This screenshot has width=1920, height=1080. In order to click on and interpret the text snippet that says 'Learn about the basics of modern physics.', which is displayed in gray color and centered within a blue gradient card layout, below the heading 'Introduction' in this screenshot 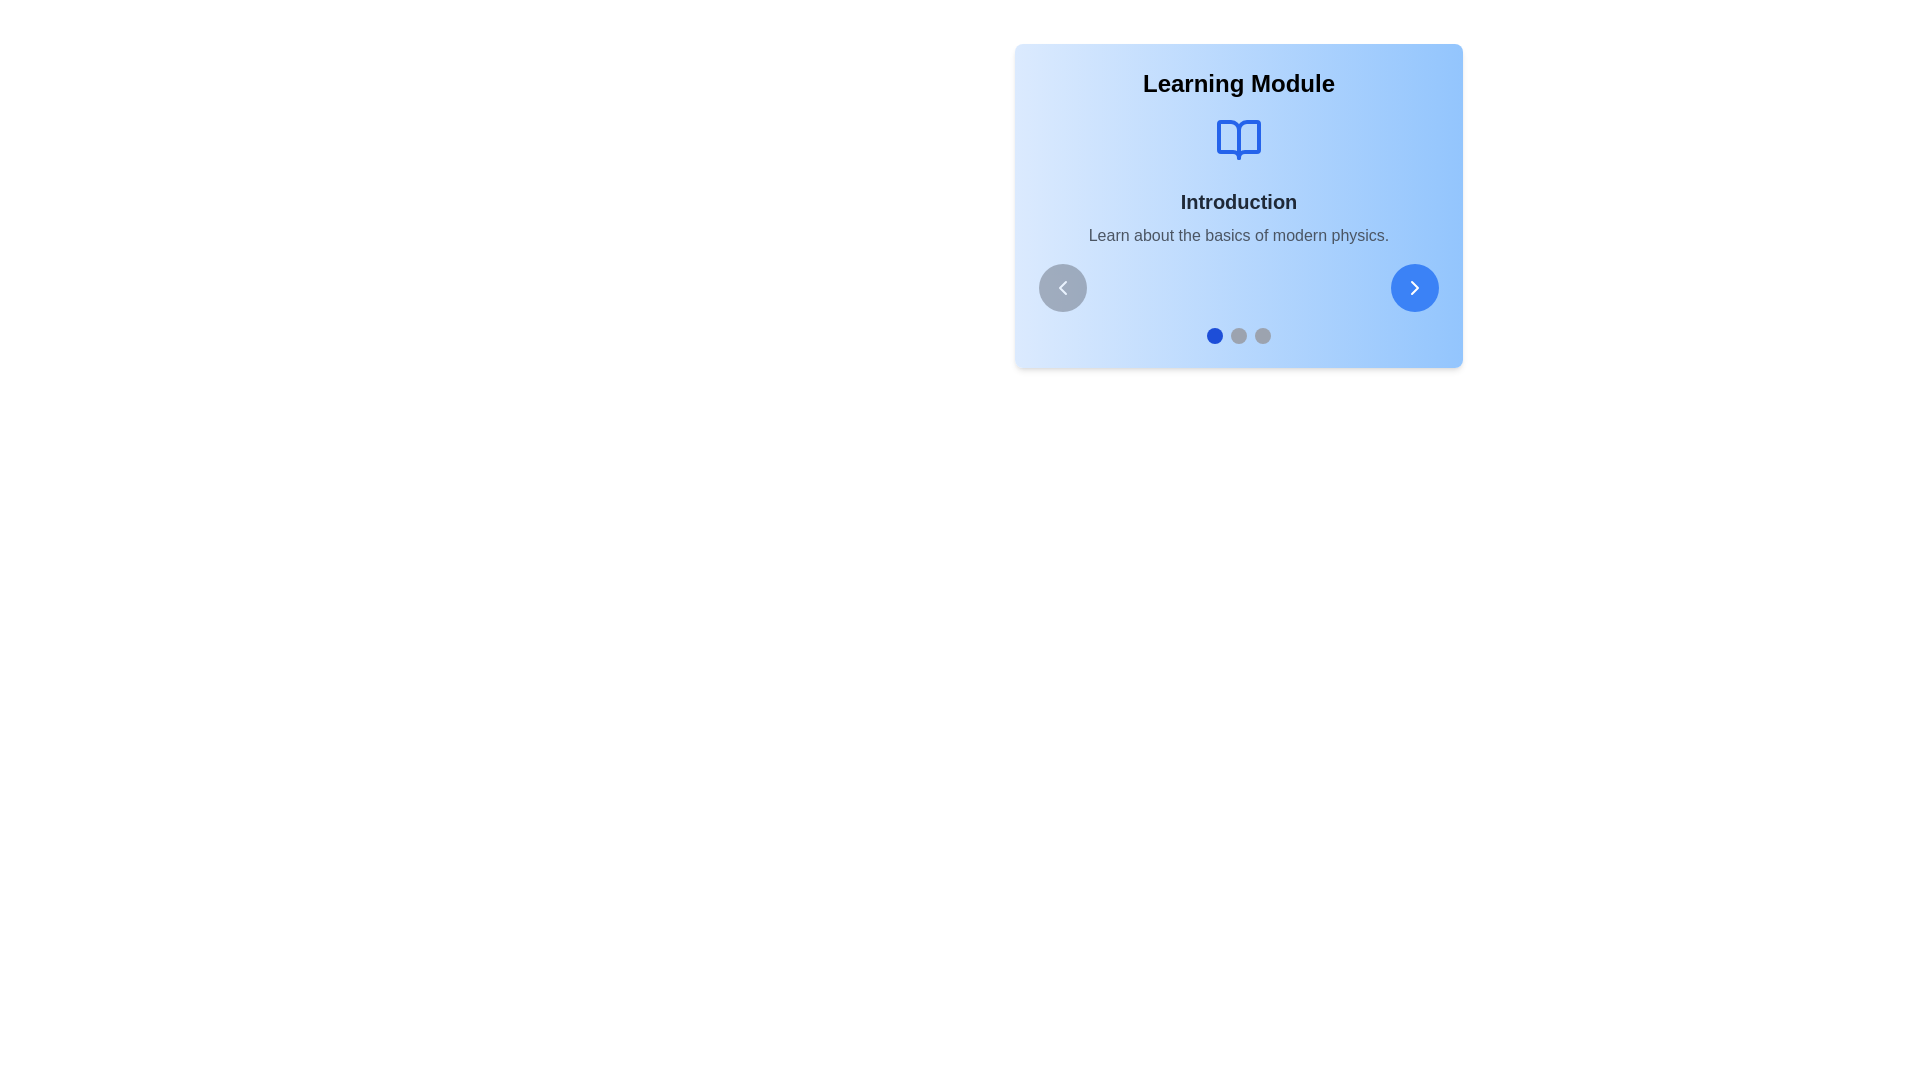, I will do `click(1237, 234)`.